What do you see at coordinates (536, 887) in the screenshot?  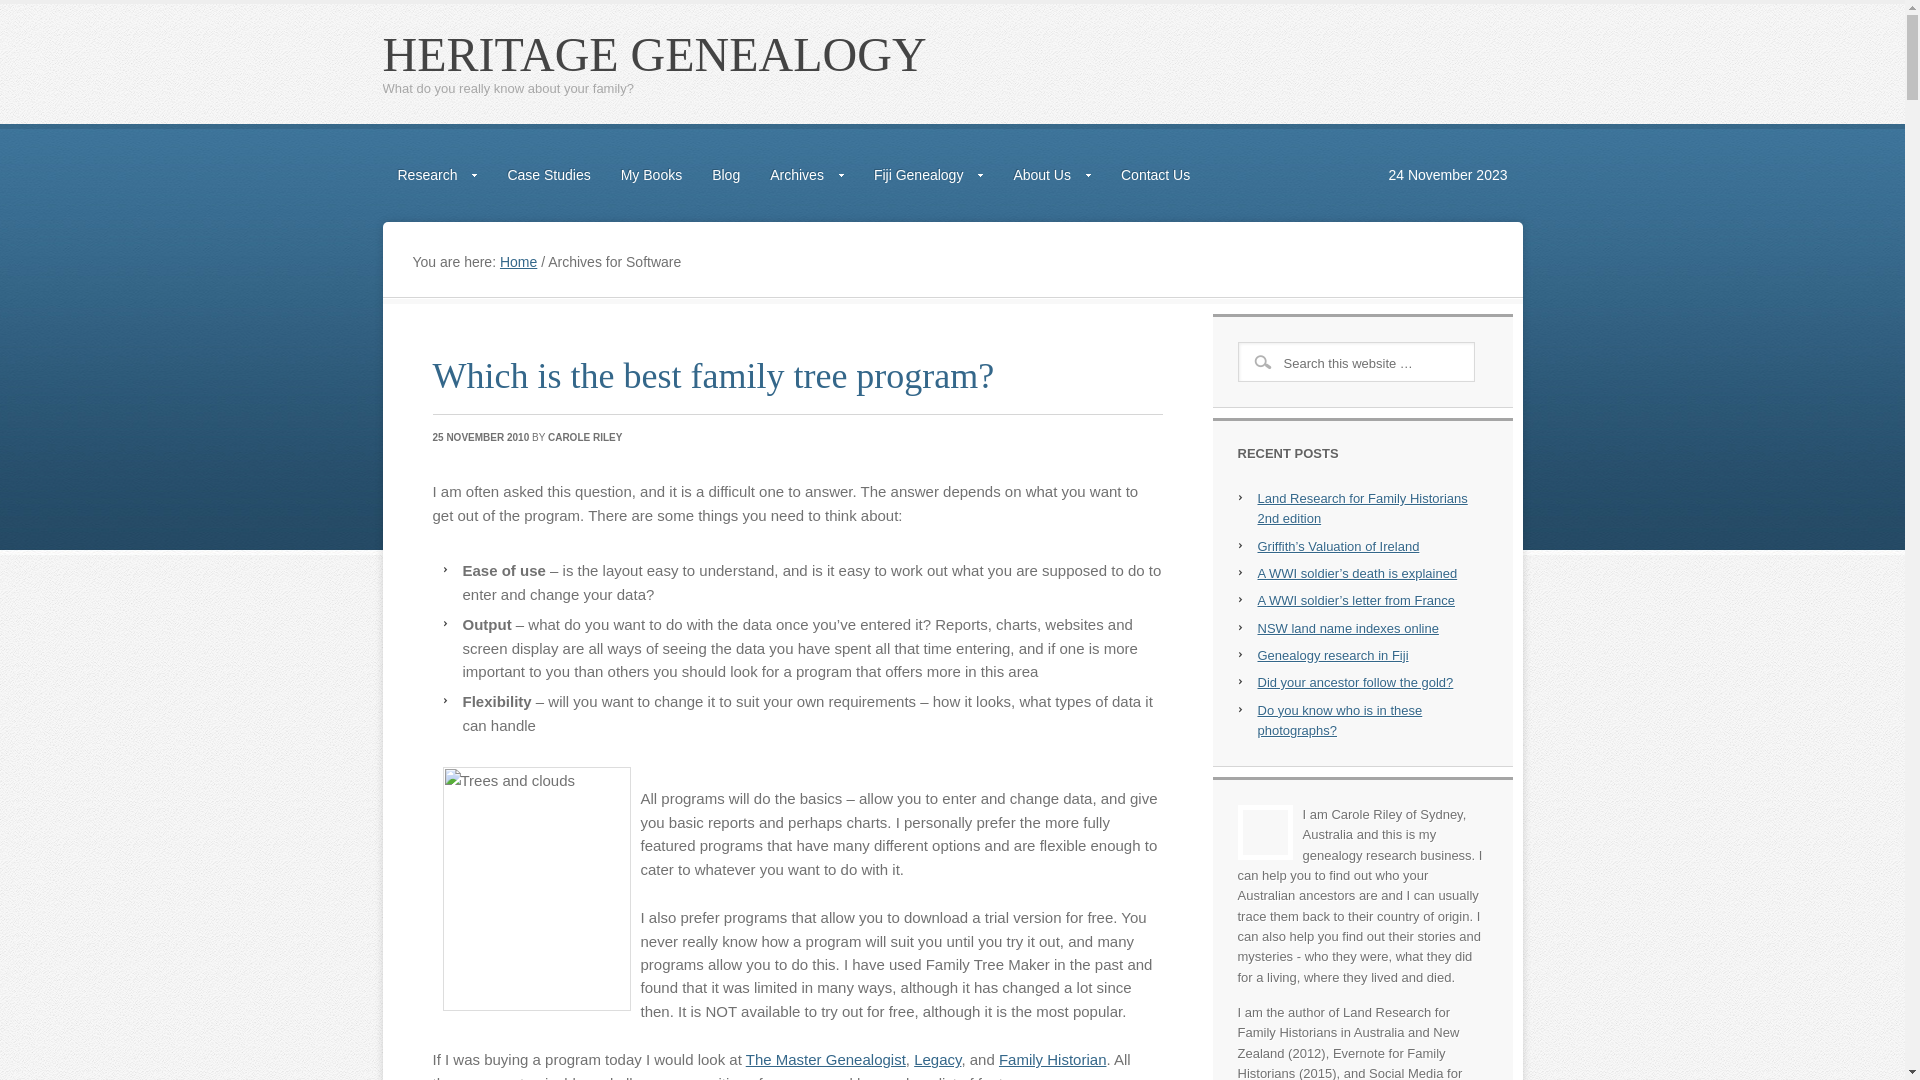 I see `'Trees and clouds'` at bounding box center [536, 887].